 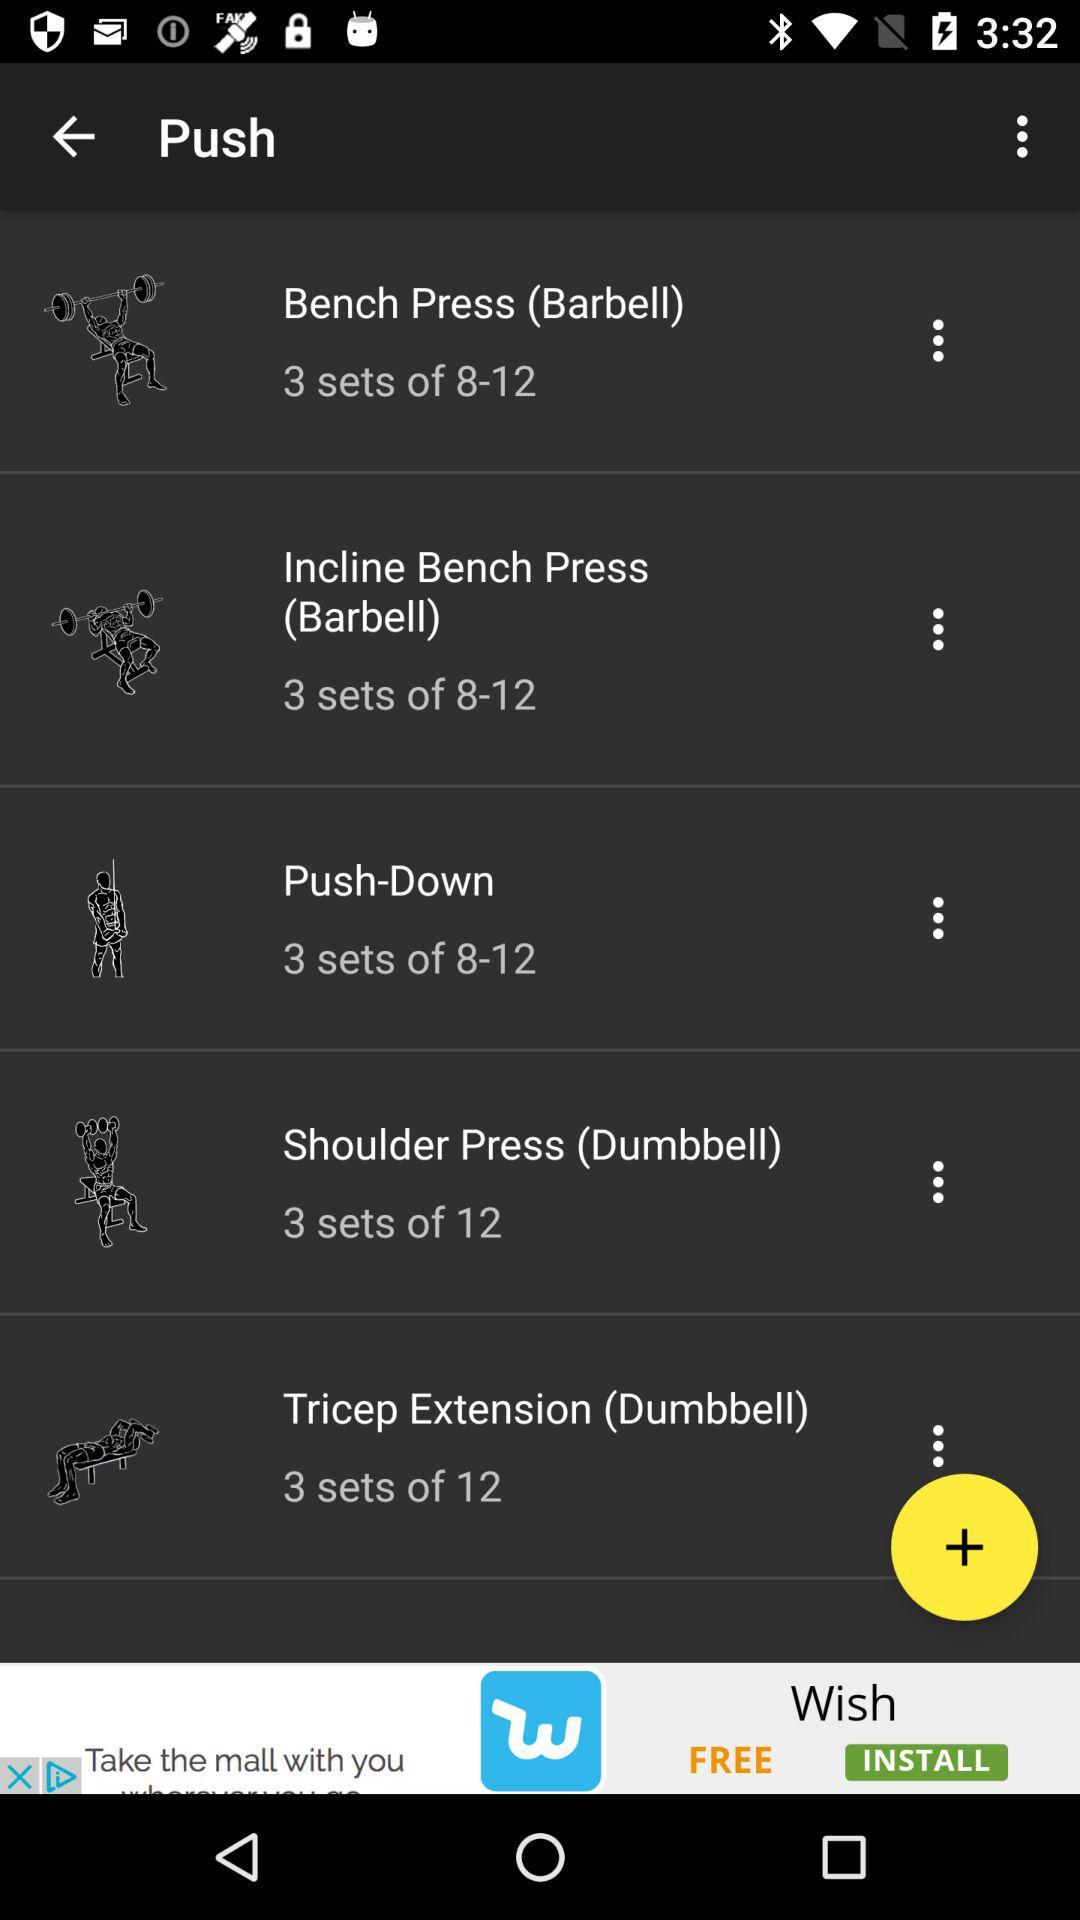 I want to click on workout, so click(x=963, y=1546).